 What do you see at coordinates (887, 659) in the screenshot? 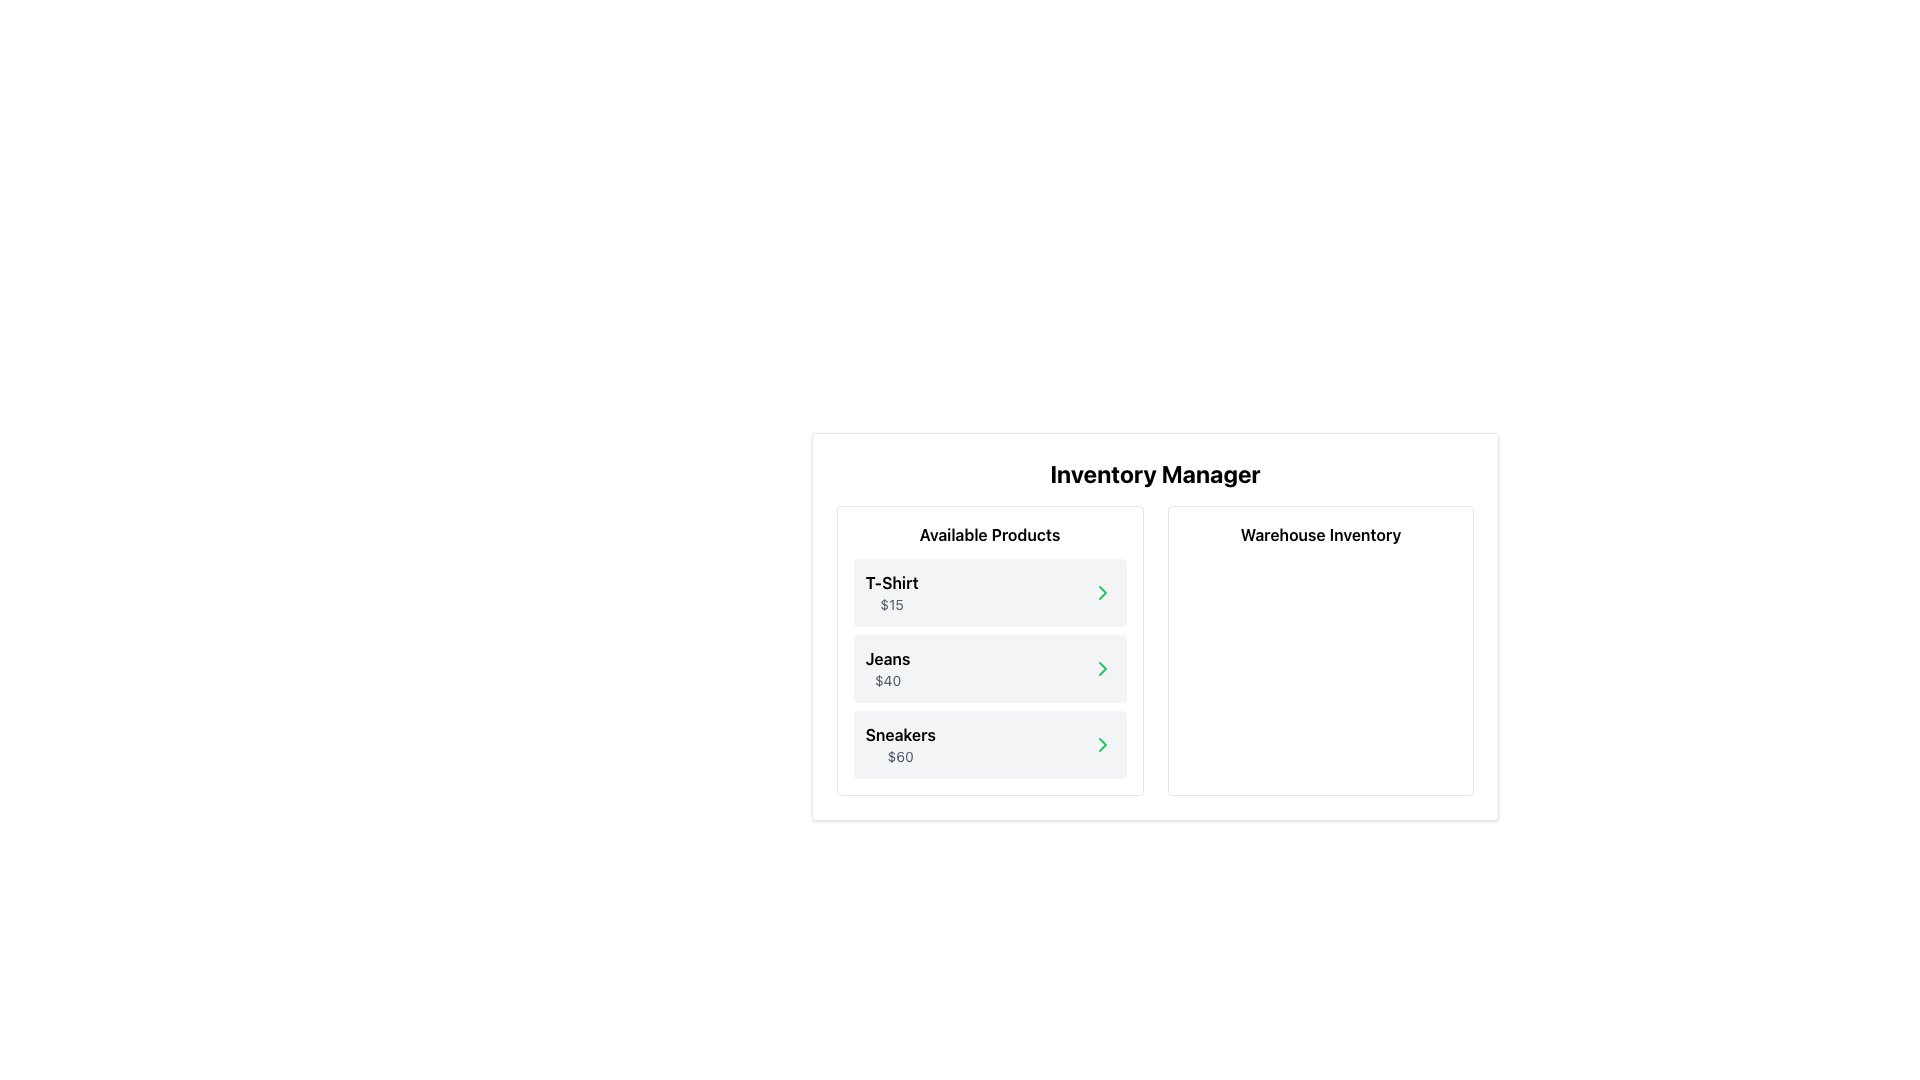
I see `the text label representing the second product in the inventory list, located under the heading 'Available Products', above the price '$40' and below the item labeled 'T-Shirt'` at bounding box center [887, 659].